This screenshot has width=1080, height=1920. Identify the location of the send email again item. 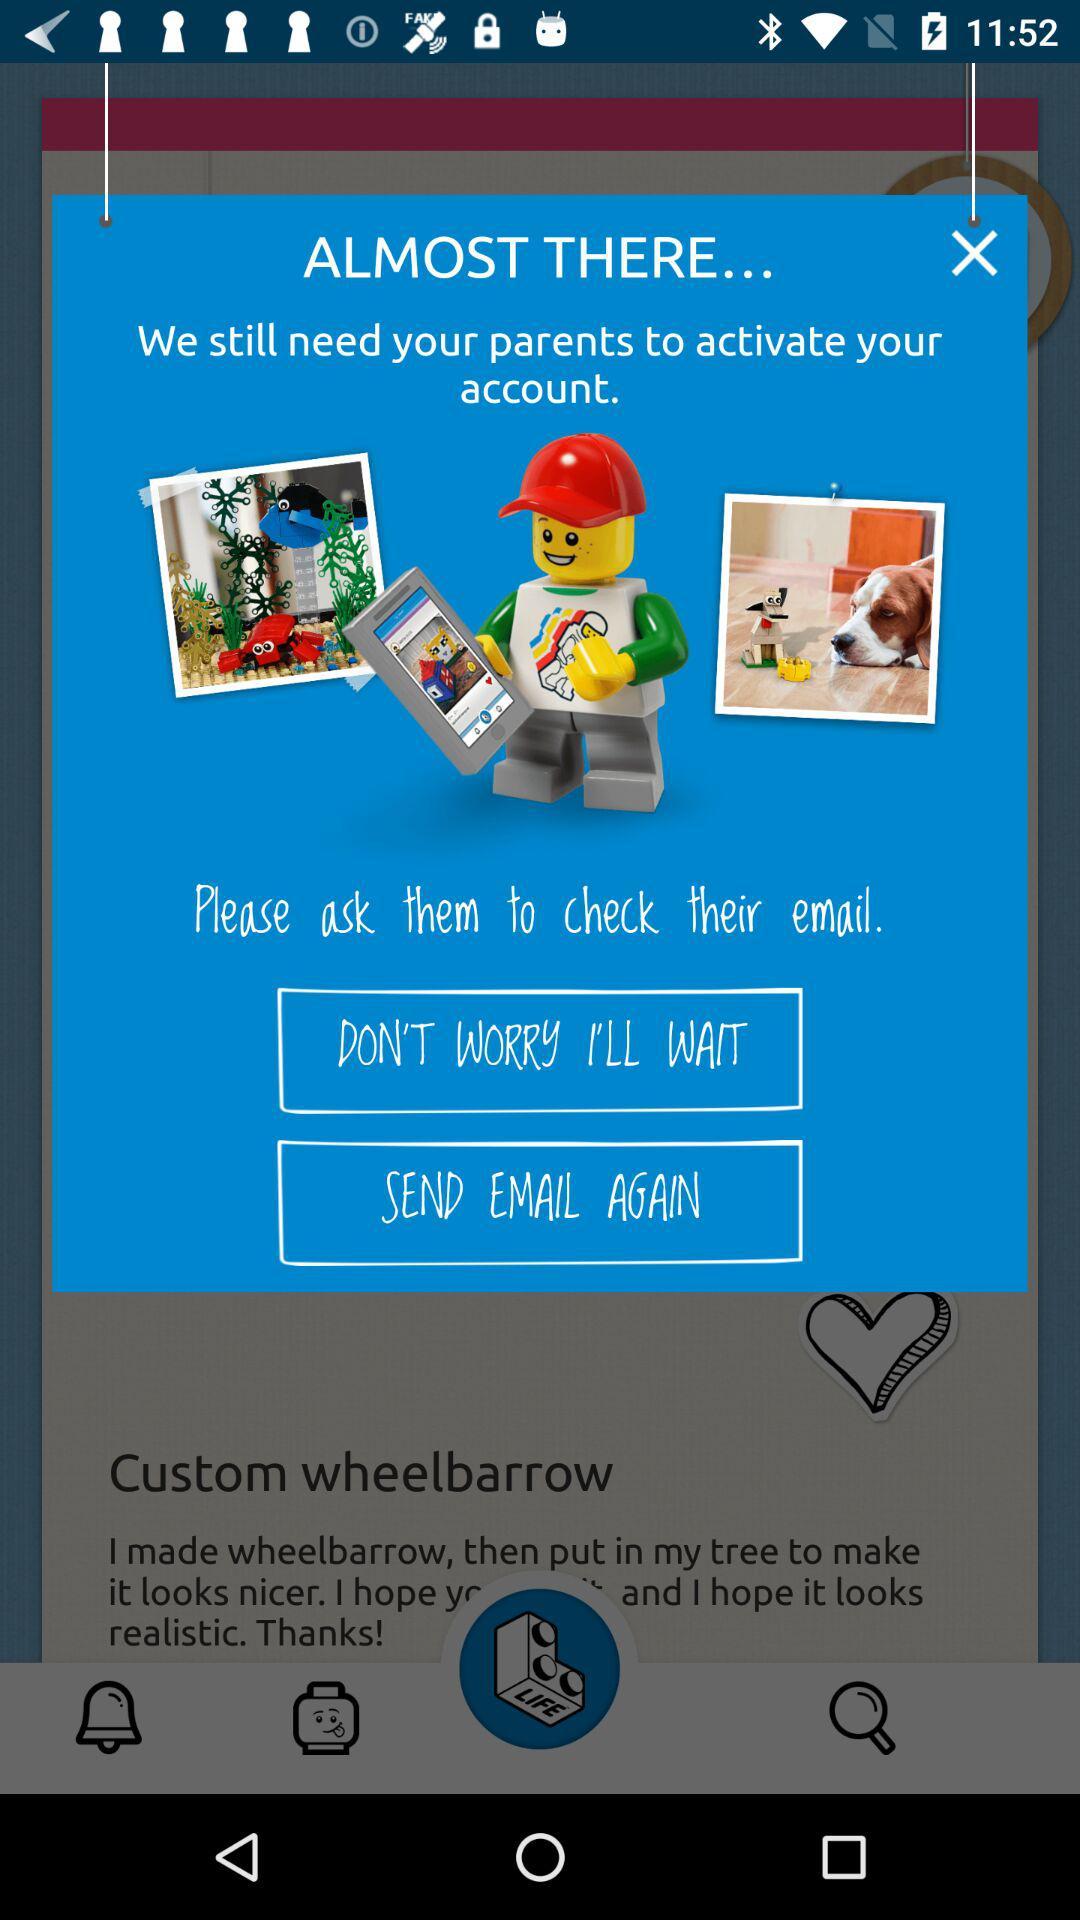
(540, 1202).